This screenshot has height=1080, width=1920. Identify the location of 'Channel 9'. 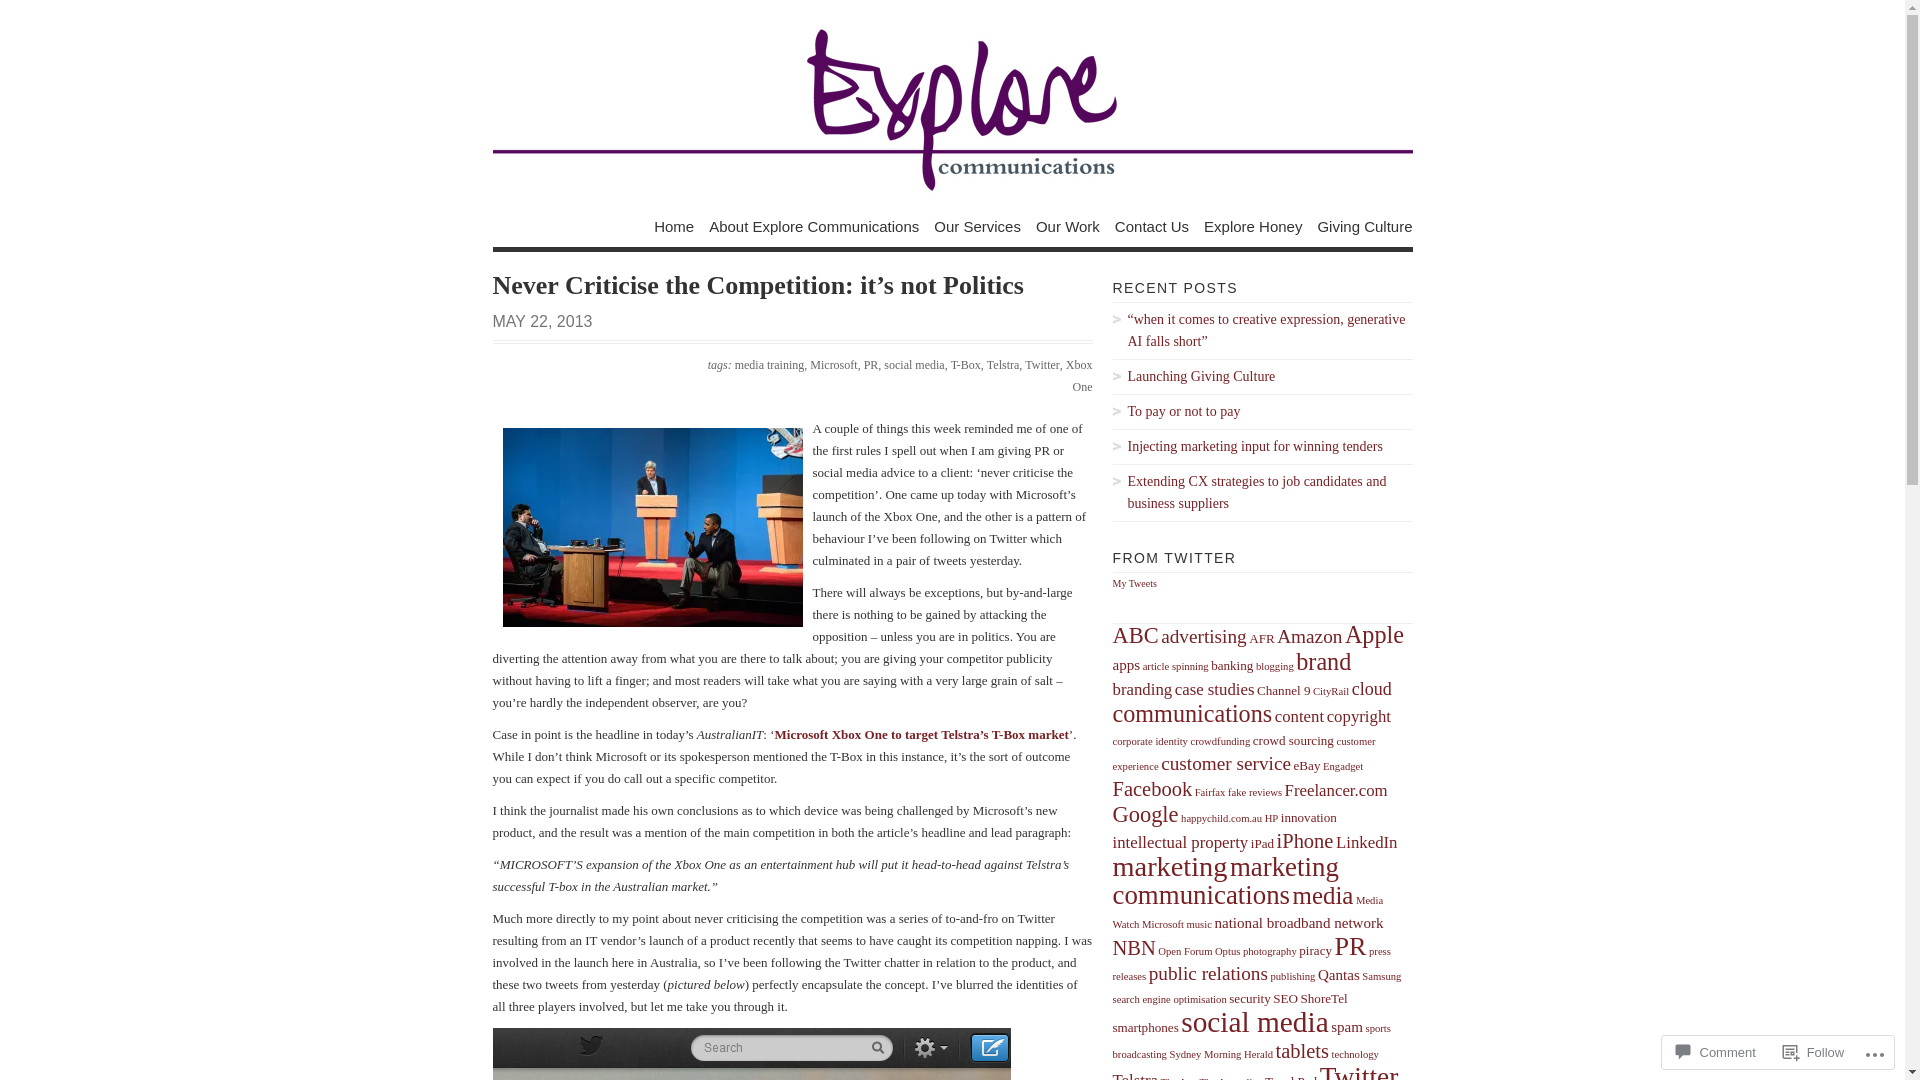
(1283, 689).